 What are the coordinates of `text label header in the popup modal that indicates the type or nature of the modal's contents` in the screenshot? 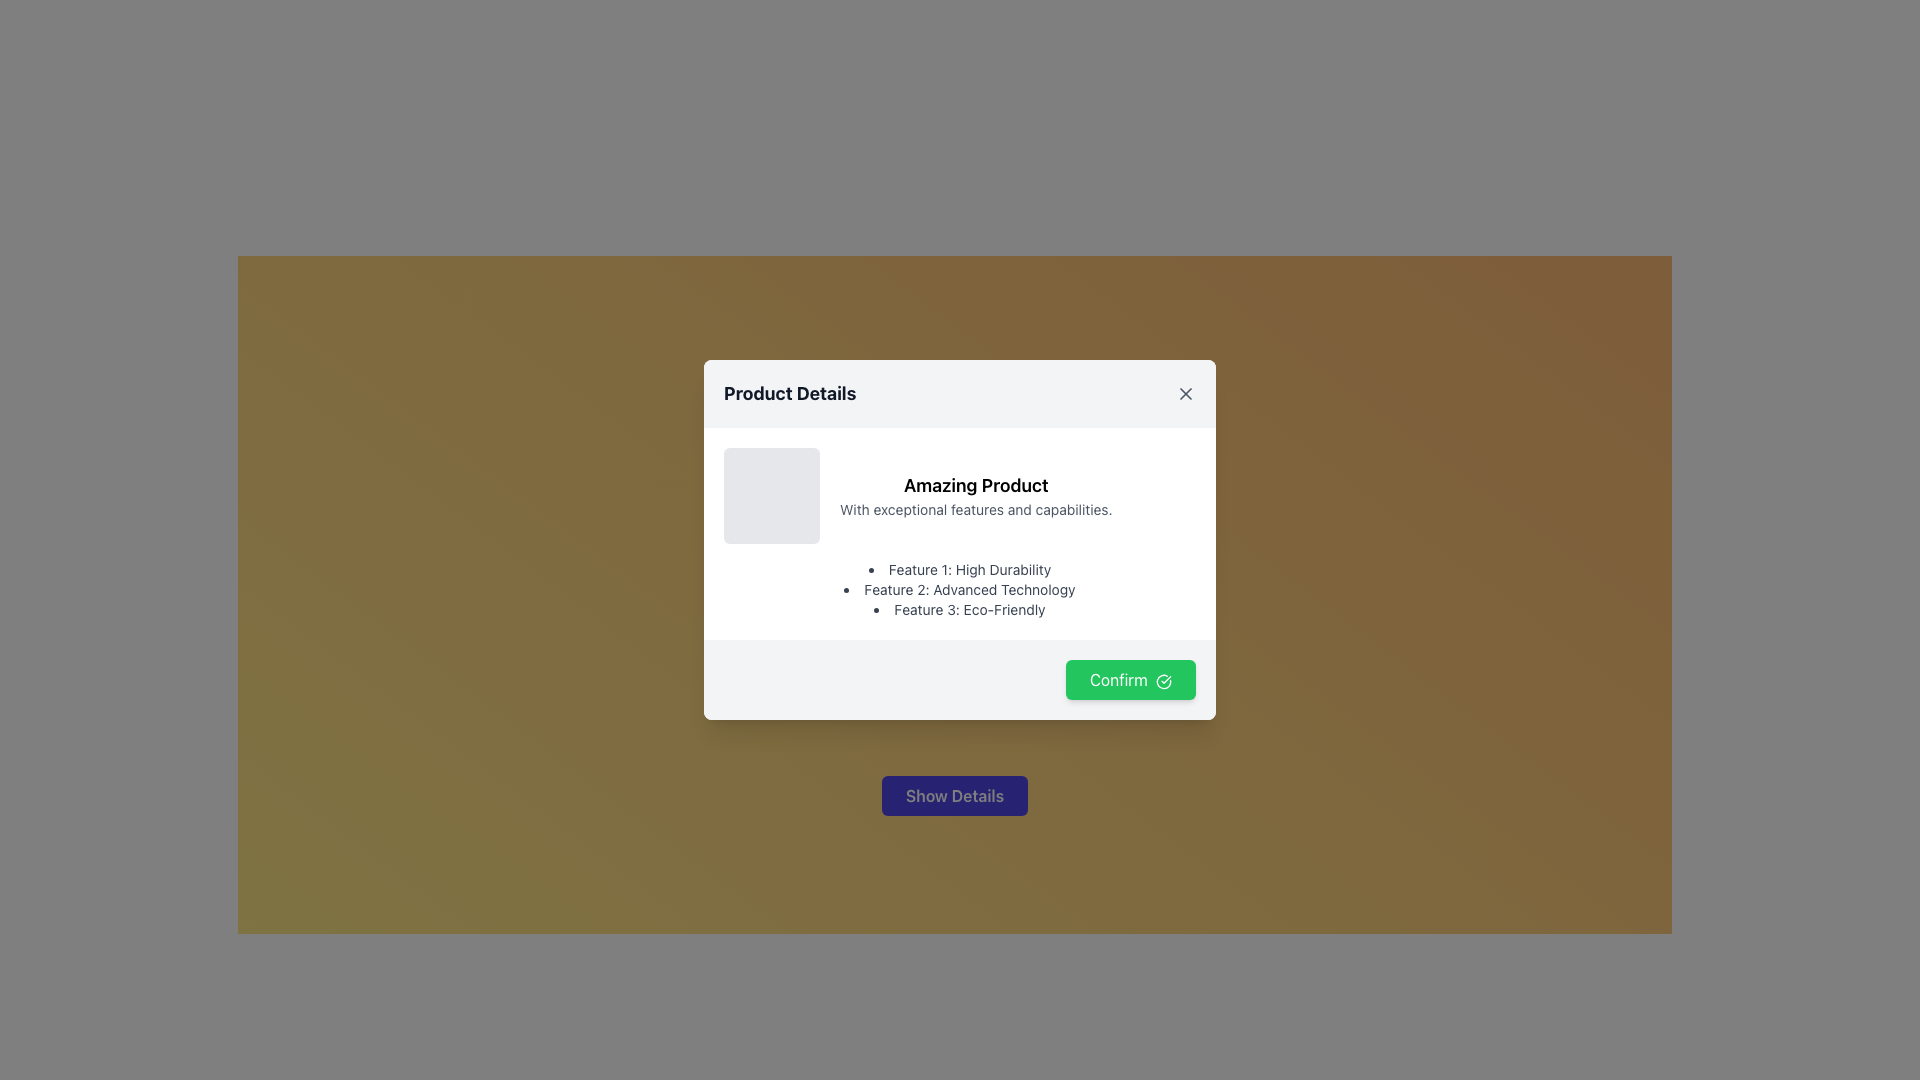 It's located at (789, 393).